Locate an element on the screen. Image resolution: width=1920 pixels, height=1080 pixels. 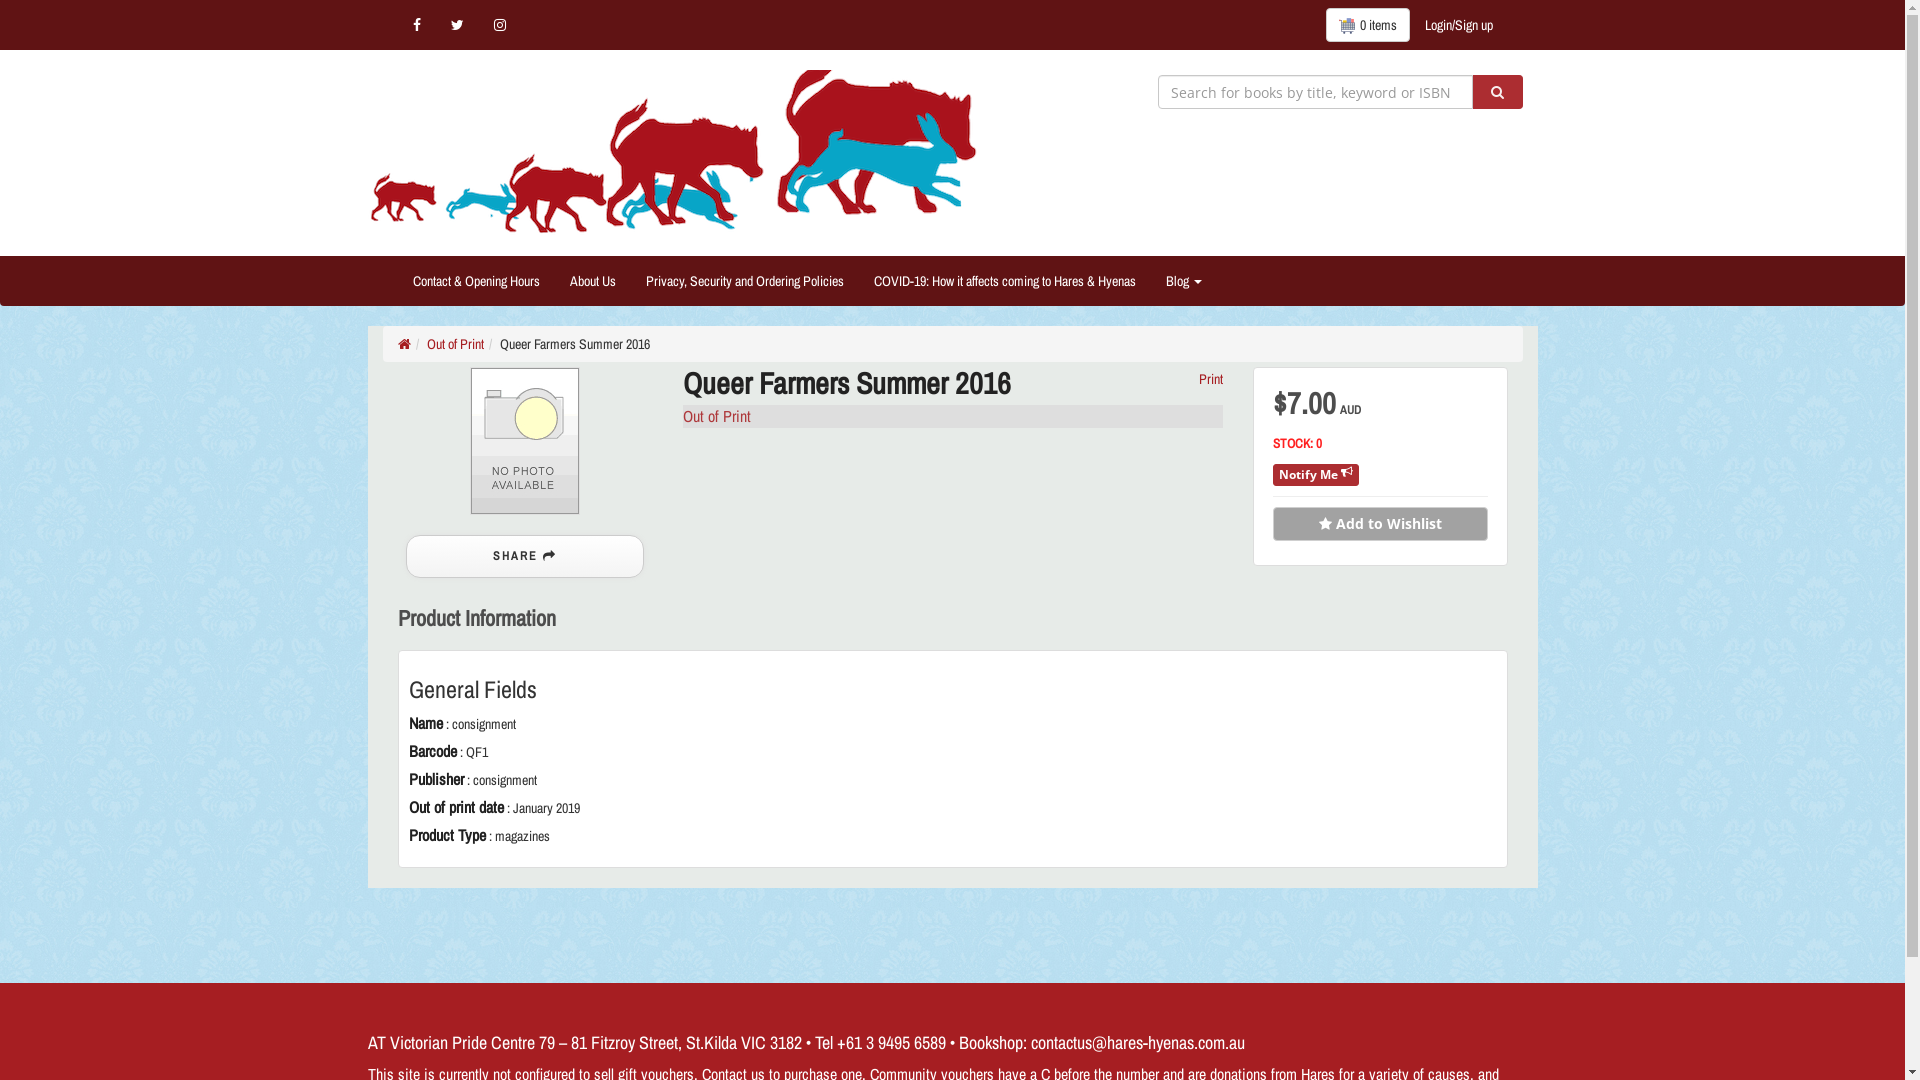
'contactus@hares-hyenas.com.au' is located at coordinates (1137, 1041).